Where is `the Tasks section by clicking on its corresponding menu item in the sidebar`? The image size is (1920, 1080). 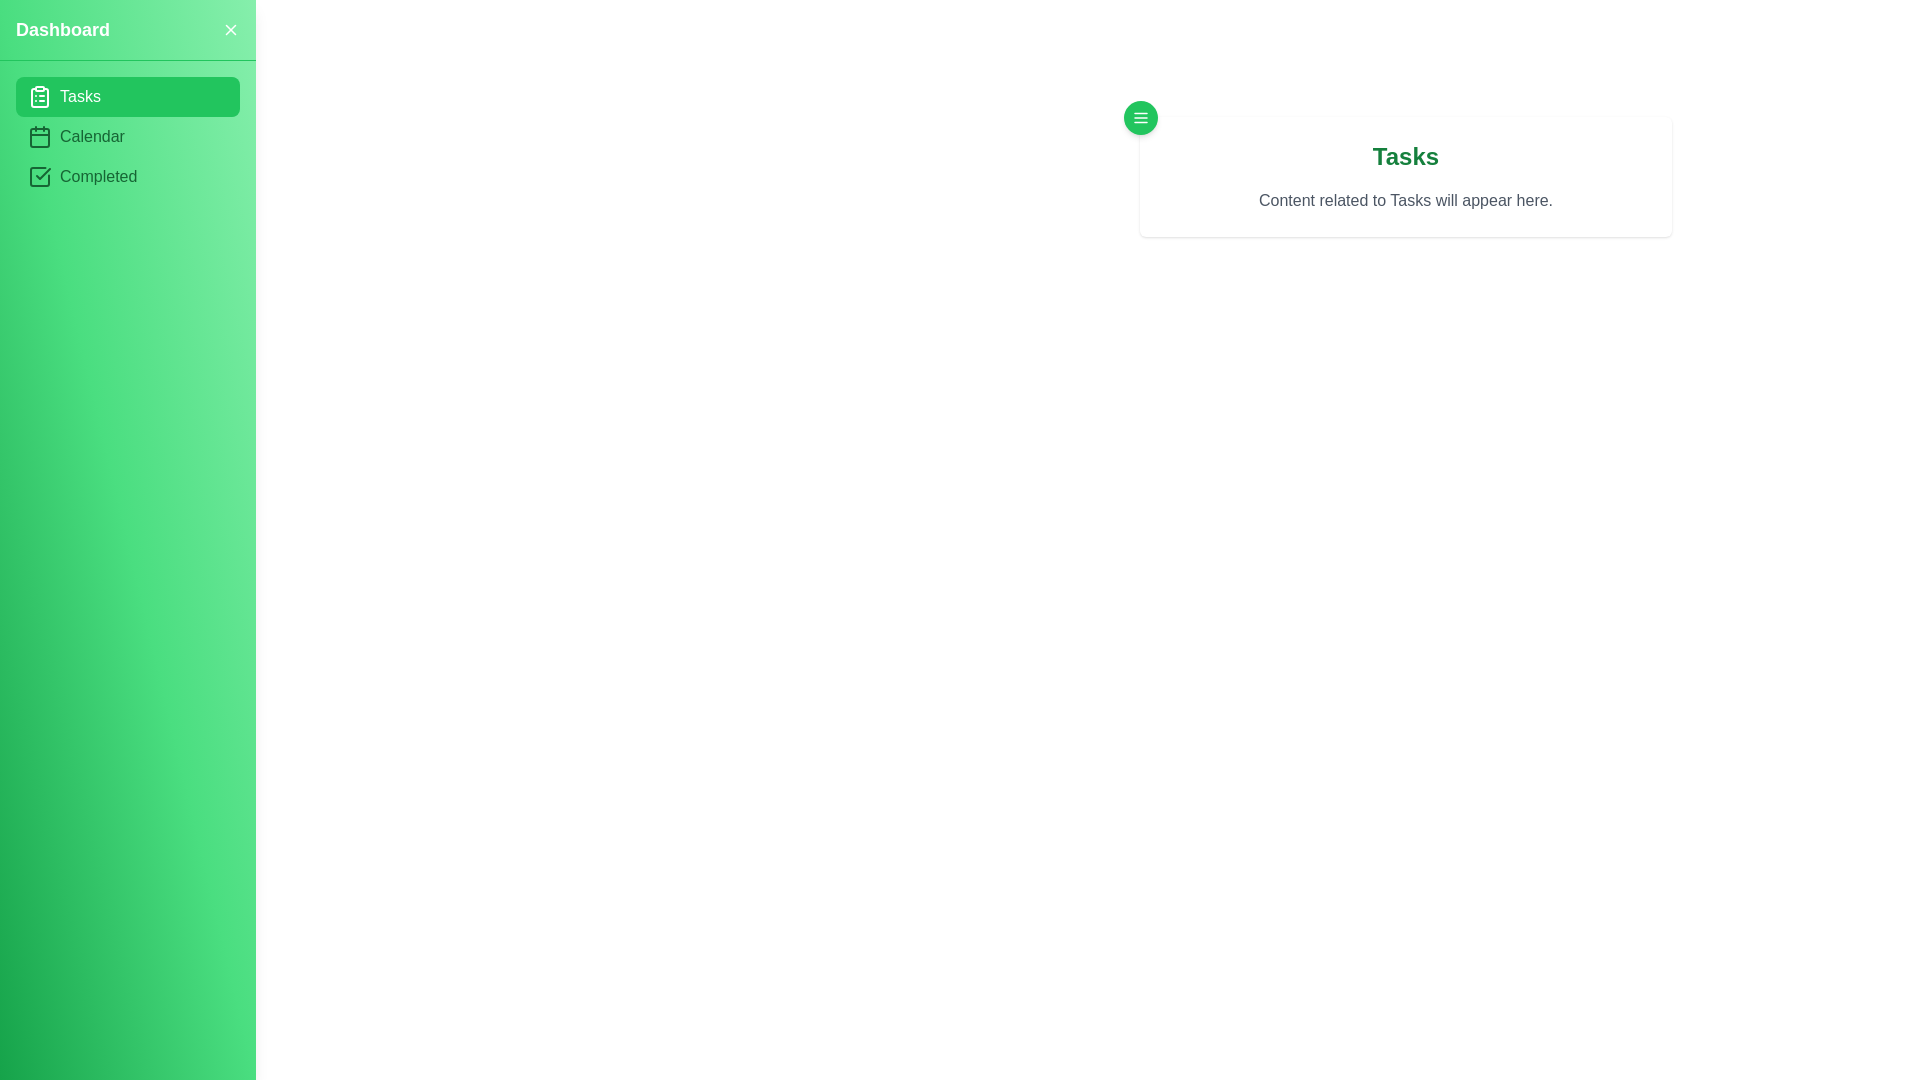 the Tasks section by clicking on its corresponding menu item in the sidebar is located at coordinates (127, 96).